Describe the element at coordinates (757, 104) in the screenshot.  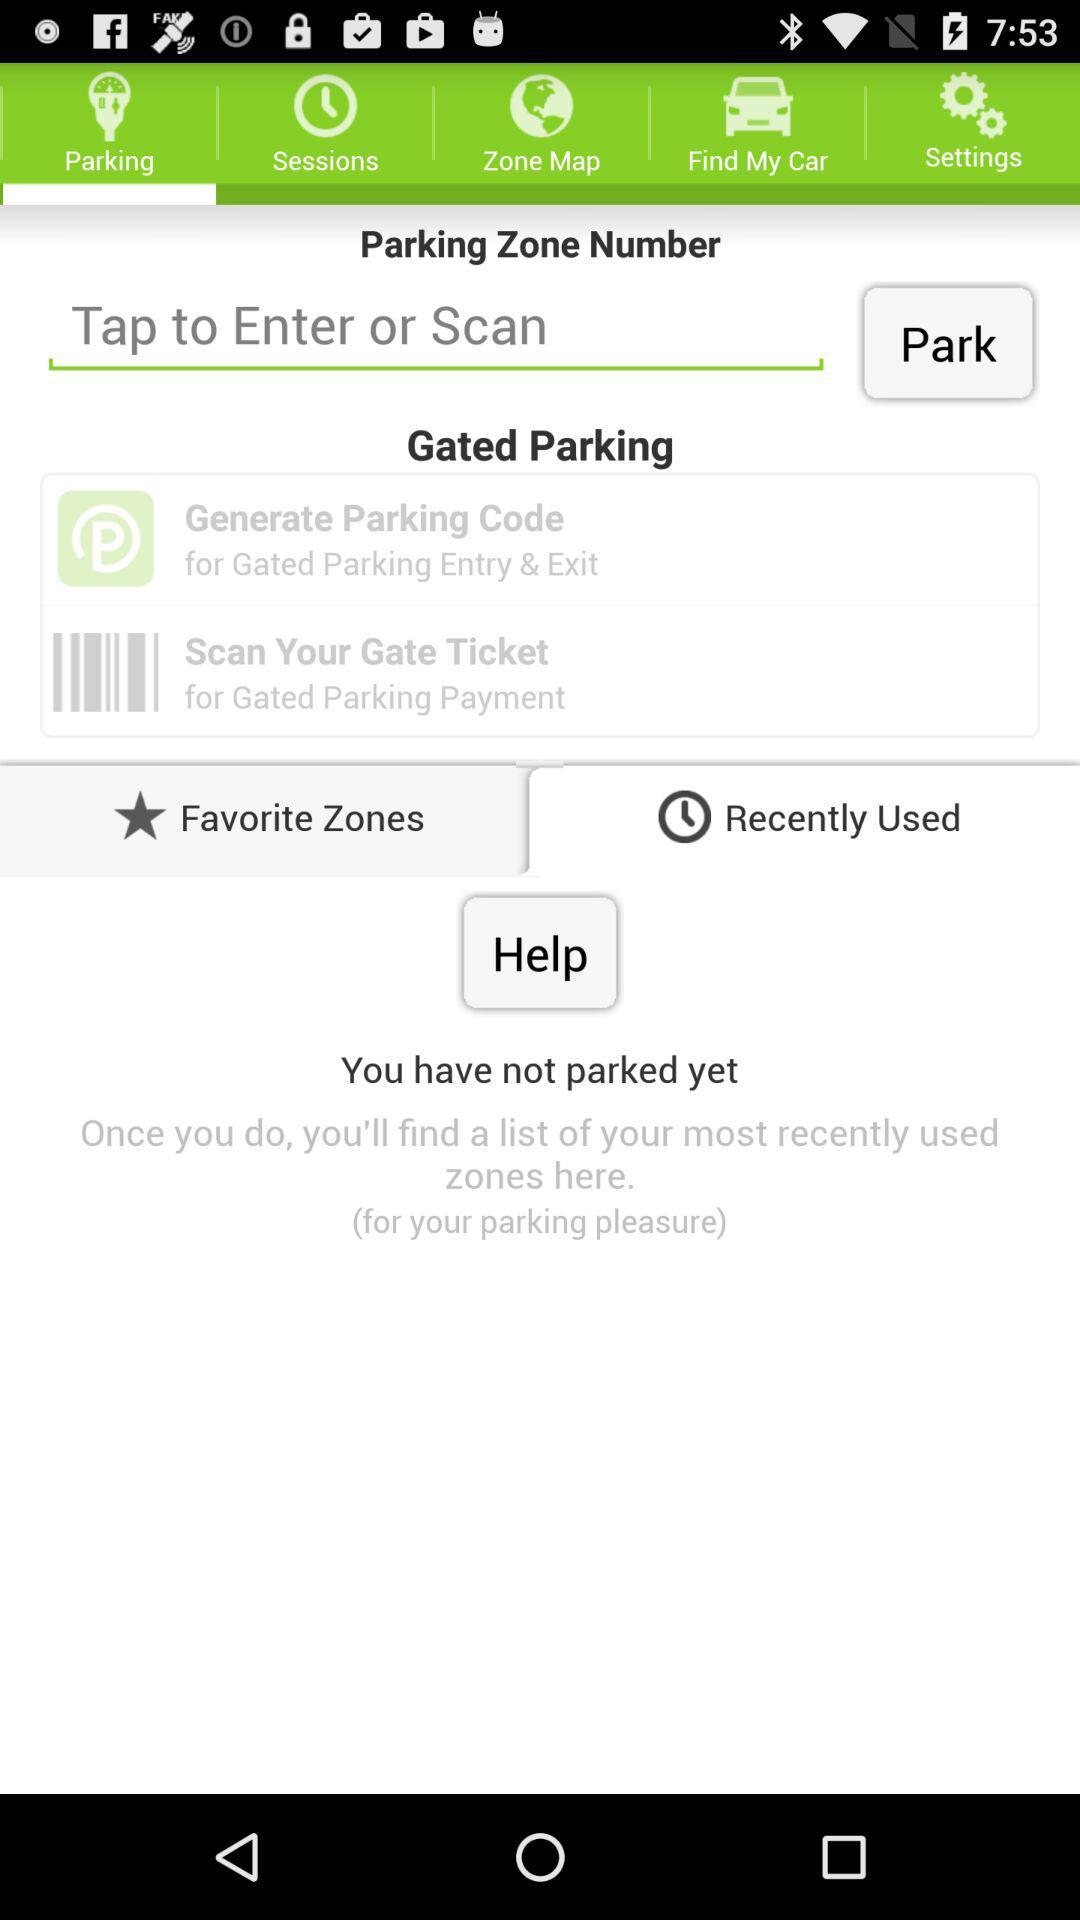
I see `the symbol which is above find my car` at that location.